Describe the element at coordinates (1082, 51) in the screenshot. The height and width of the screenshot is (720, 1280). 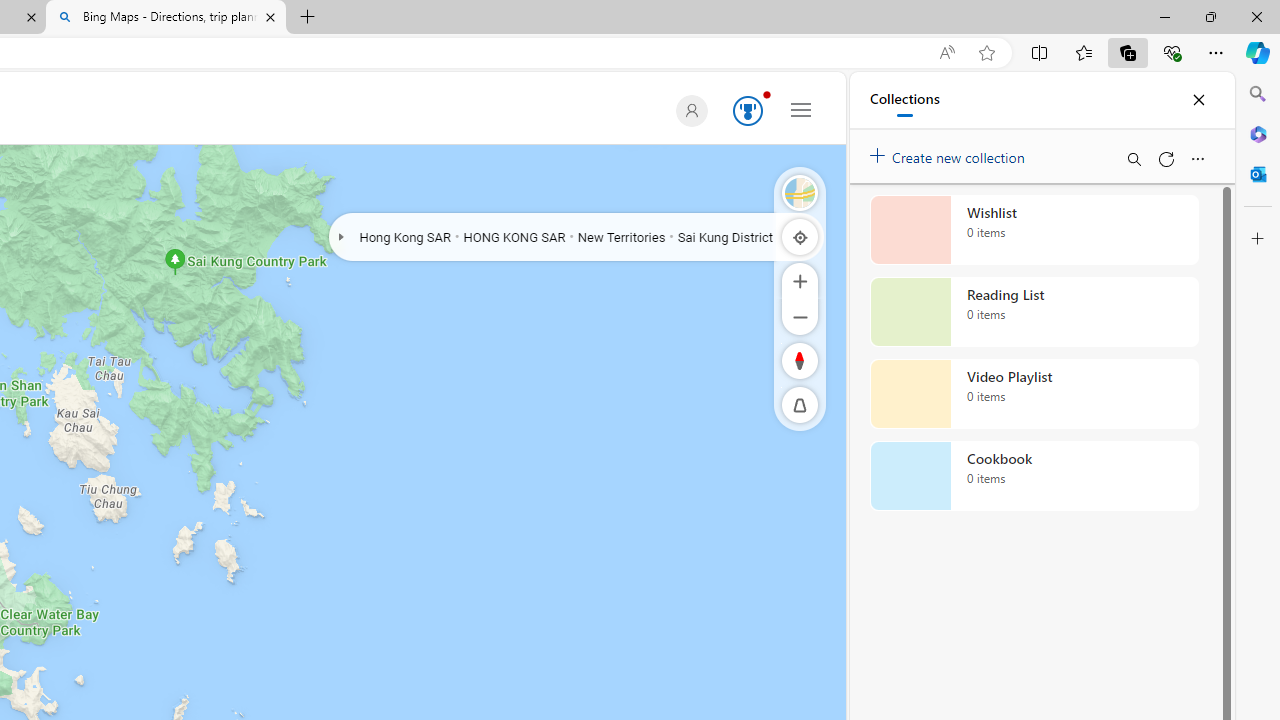
I see `'Favorites'` at that location.